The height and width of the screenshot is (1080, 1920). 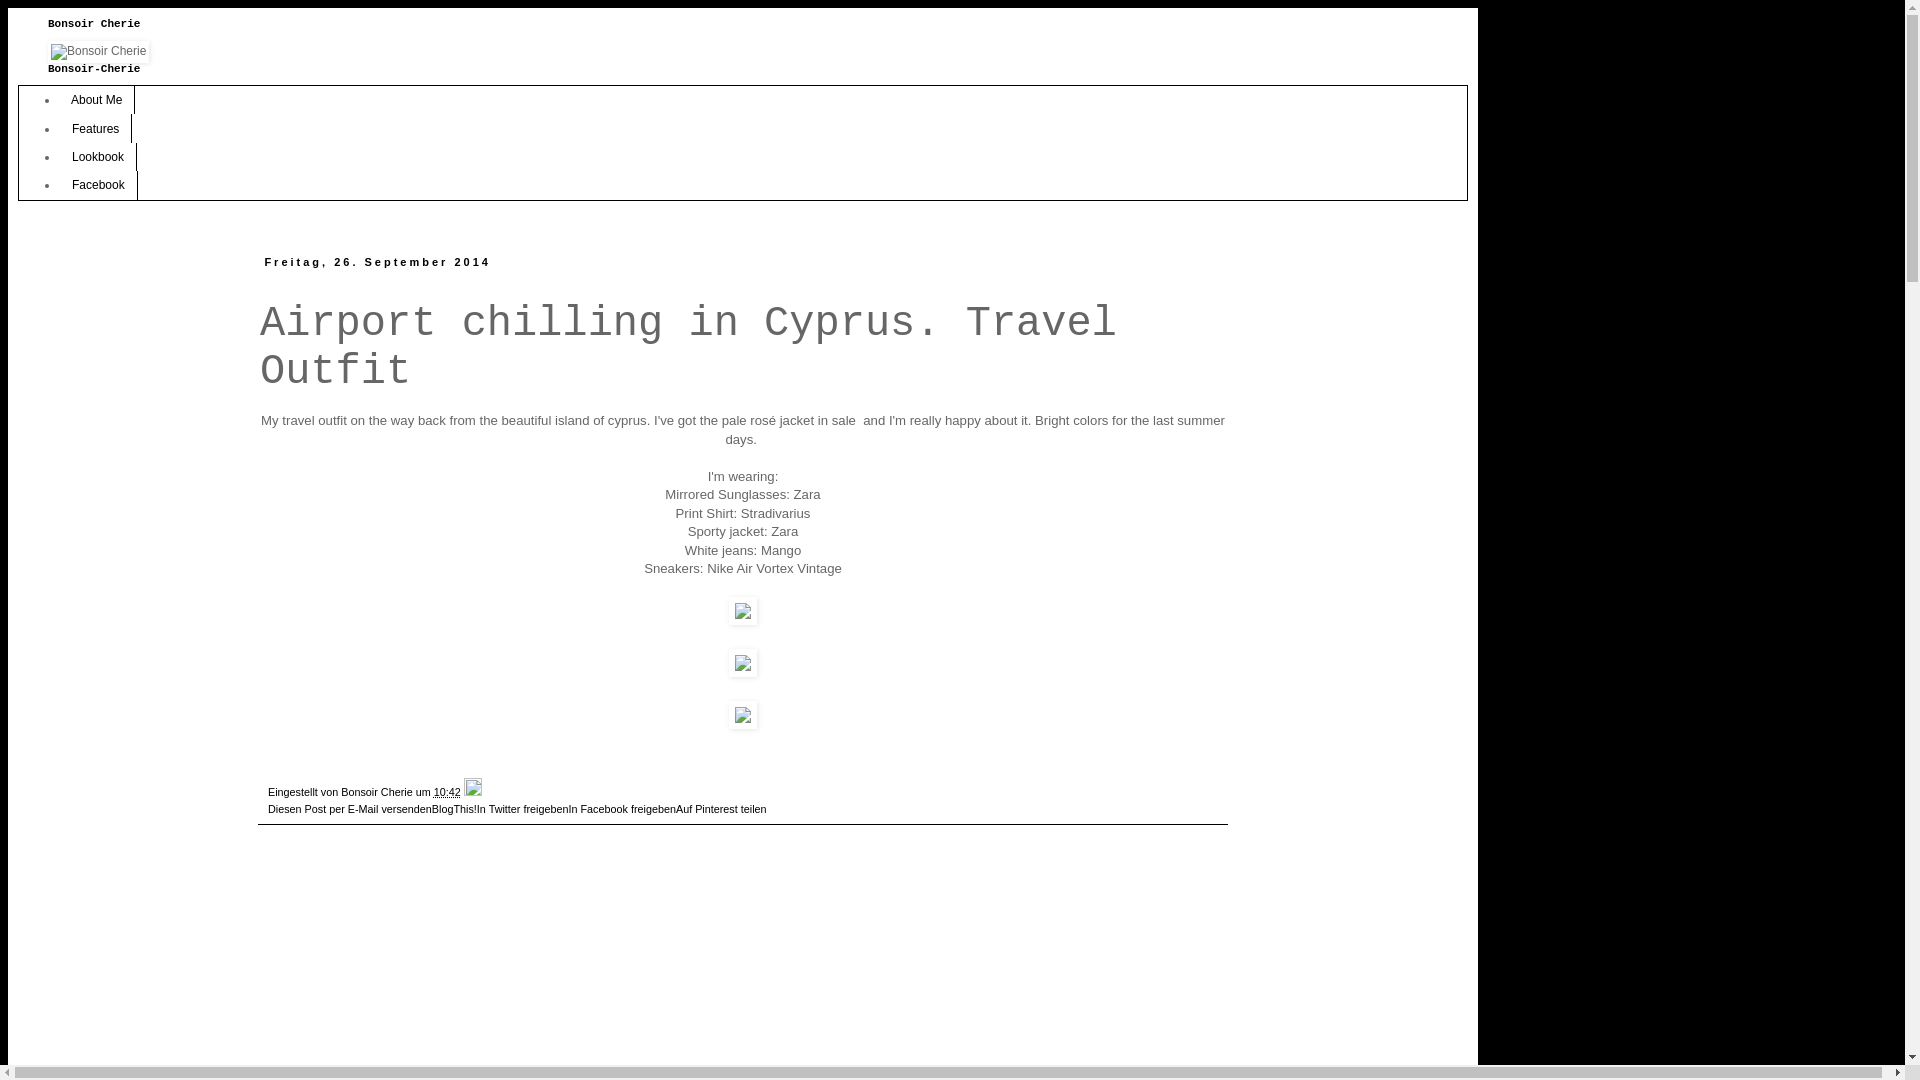 What do you see at coordinates (97, 185) in the screenshot?
I see `'Facebook'` at bounding box center [97, 185].